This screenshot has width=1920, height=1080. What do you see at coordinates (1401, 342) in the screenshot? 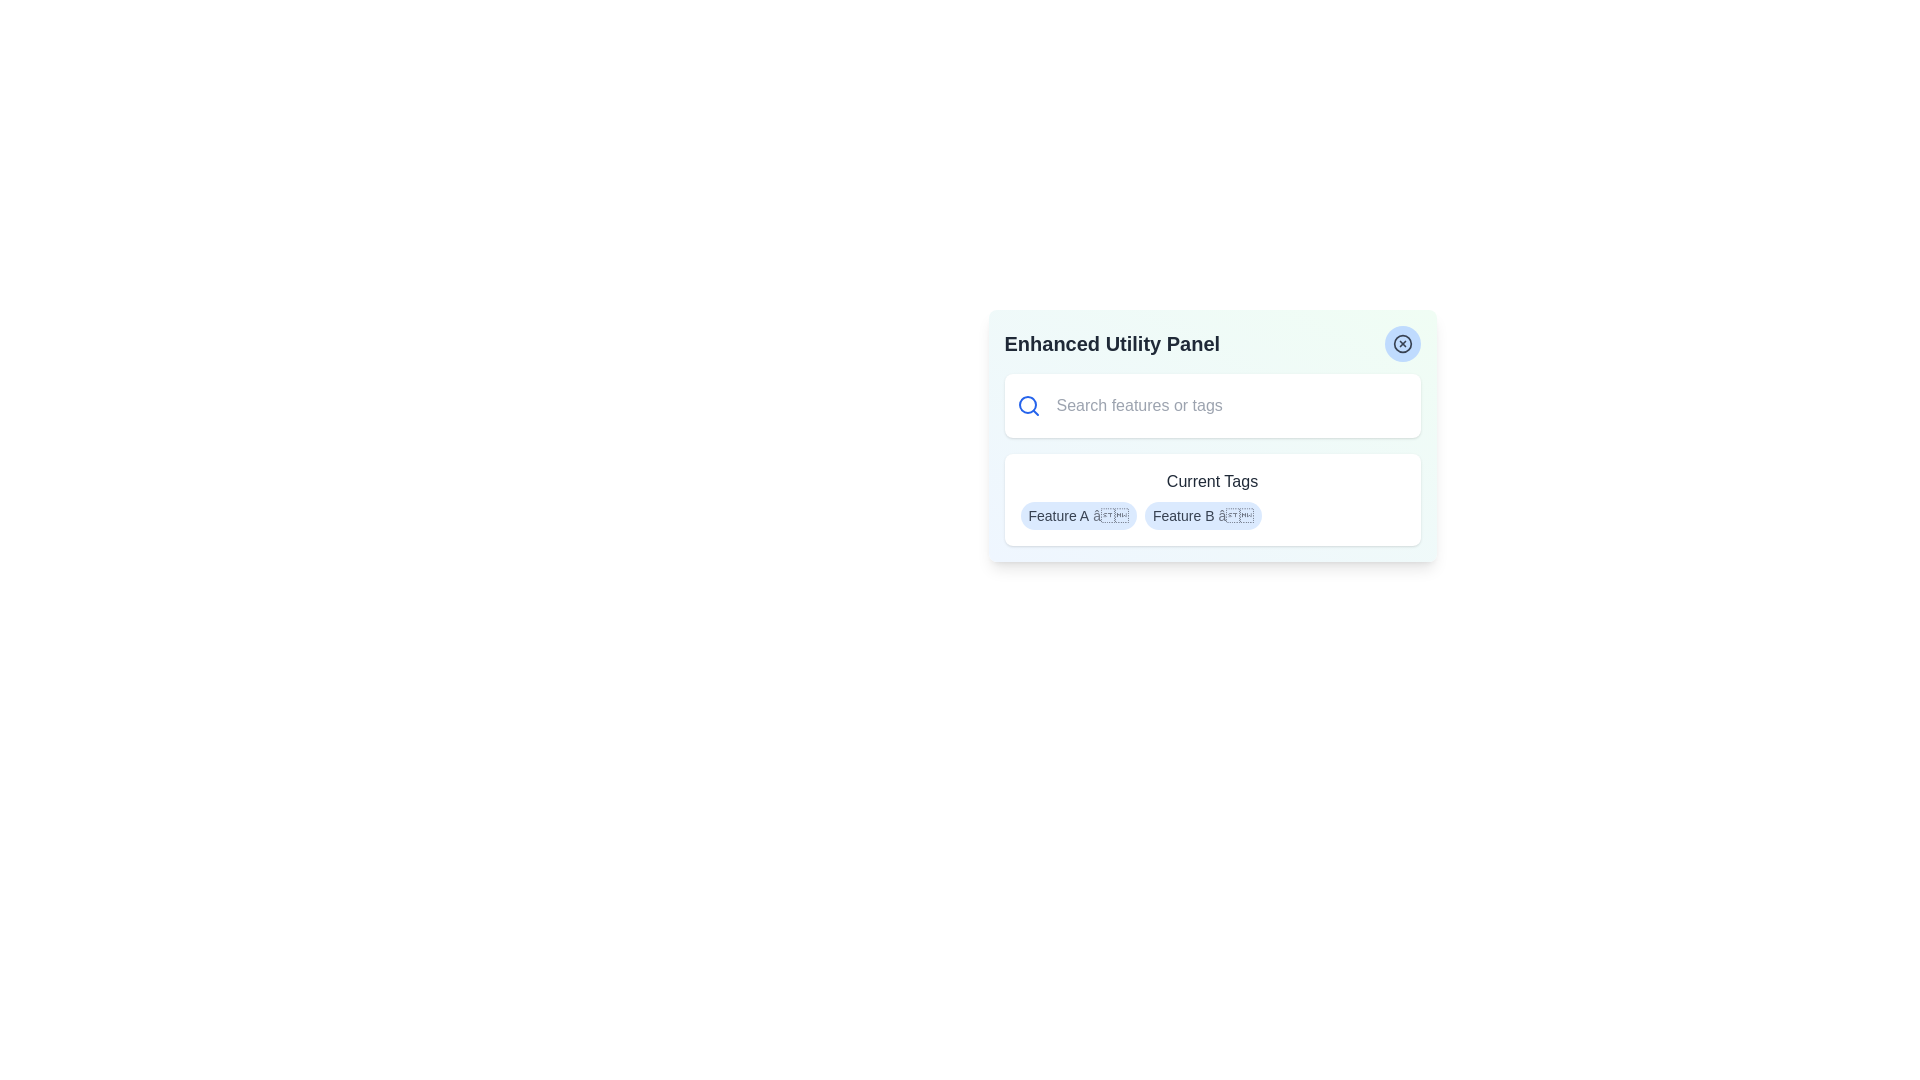
I see `the close button located at the far right of the 'Enhanced Utility Panel' header` at bounding box center [1401, 342].